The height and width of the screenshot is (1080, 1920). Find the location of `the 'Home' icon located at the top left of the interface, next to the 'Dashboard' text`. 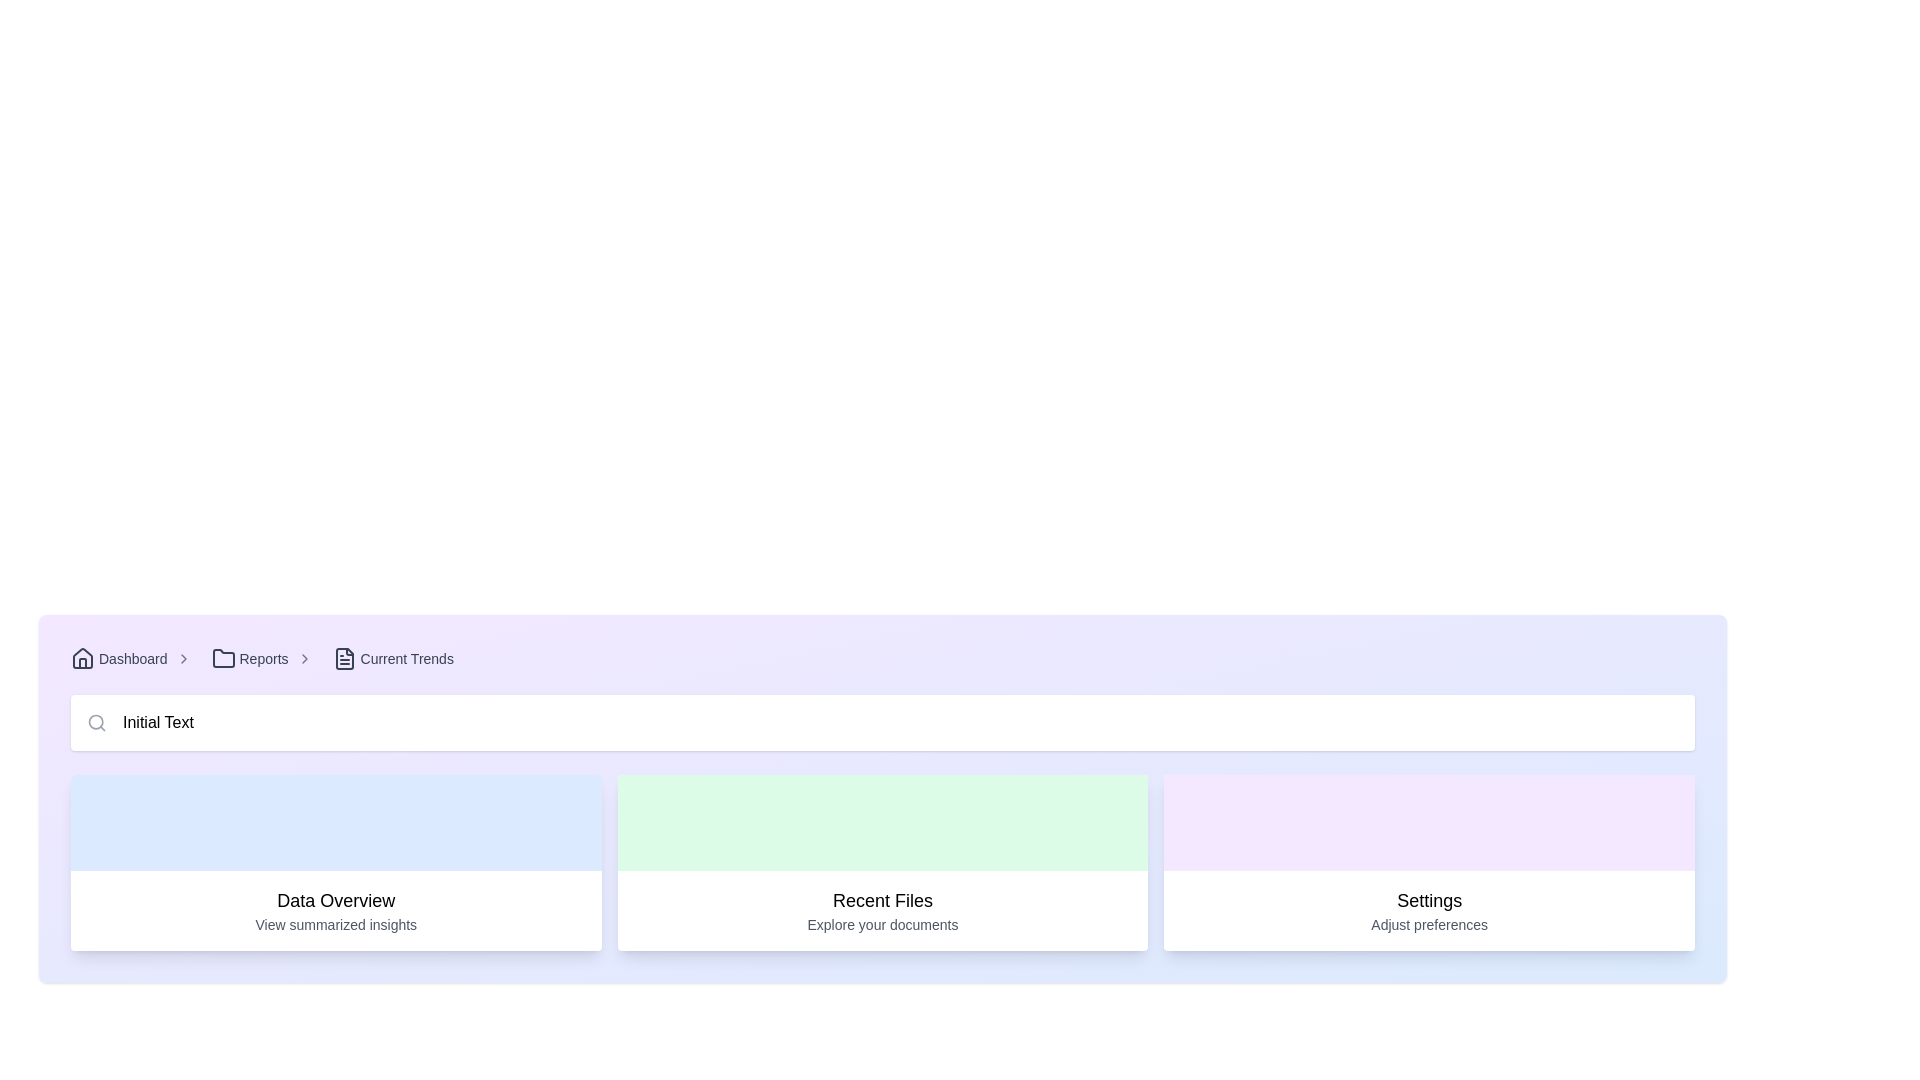

the 'Home' icon located at the top left of the interface, next to the 'Dashboard' text is located at coordinates (81, 659).